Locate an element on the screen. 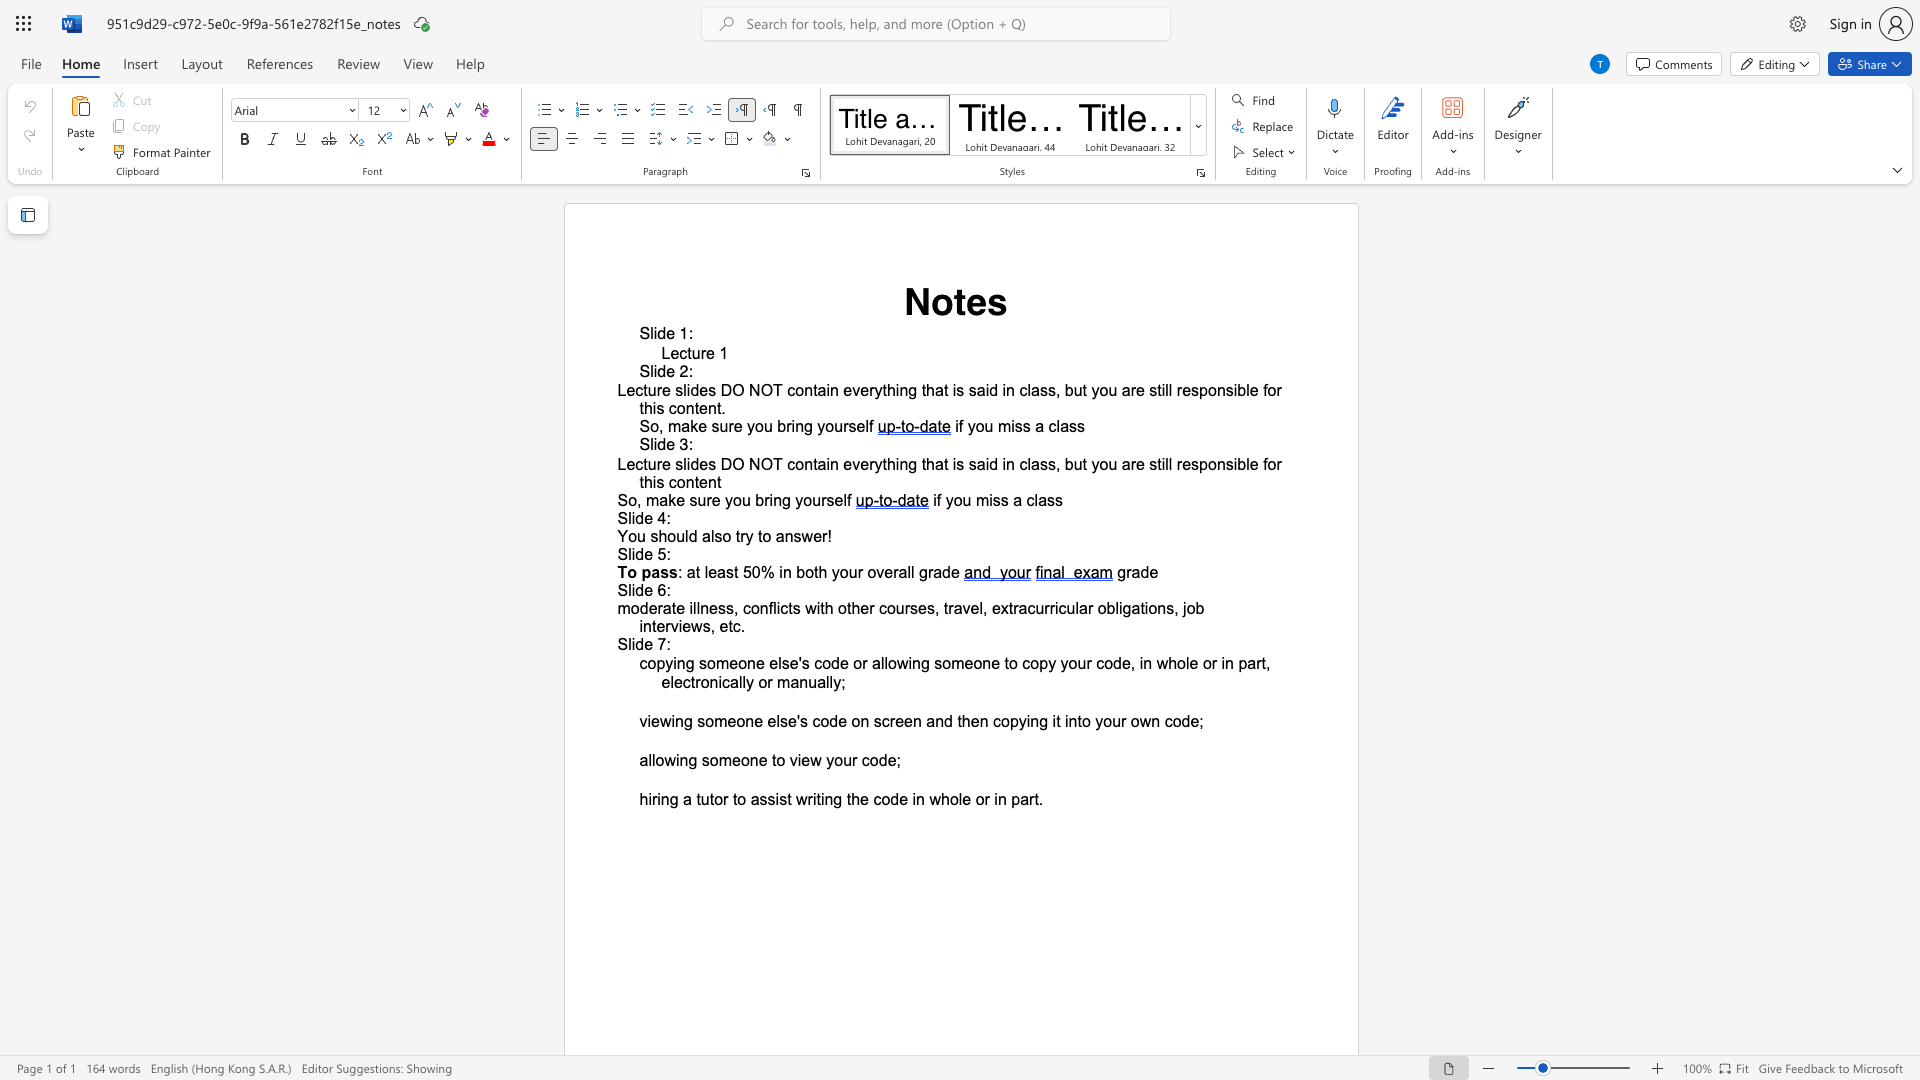 Image resolution: width=1920 pixels, height=1080 pixels. the space between the continuous character "d" and "e" in the text is located at coordinates (949, 572).